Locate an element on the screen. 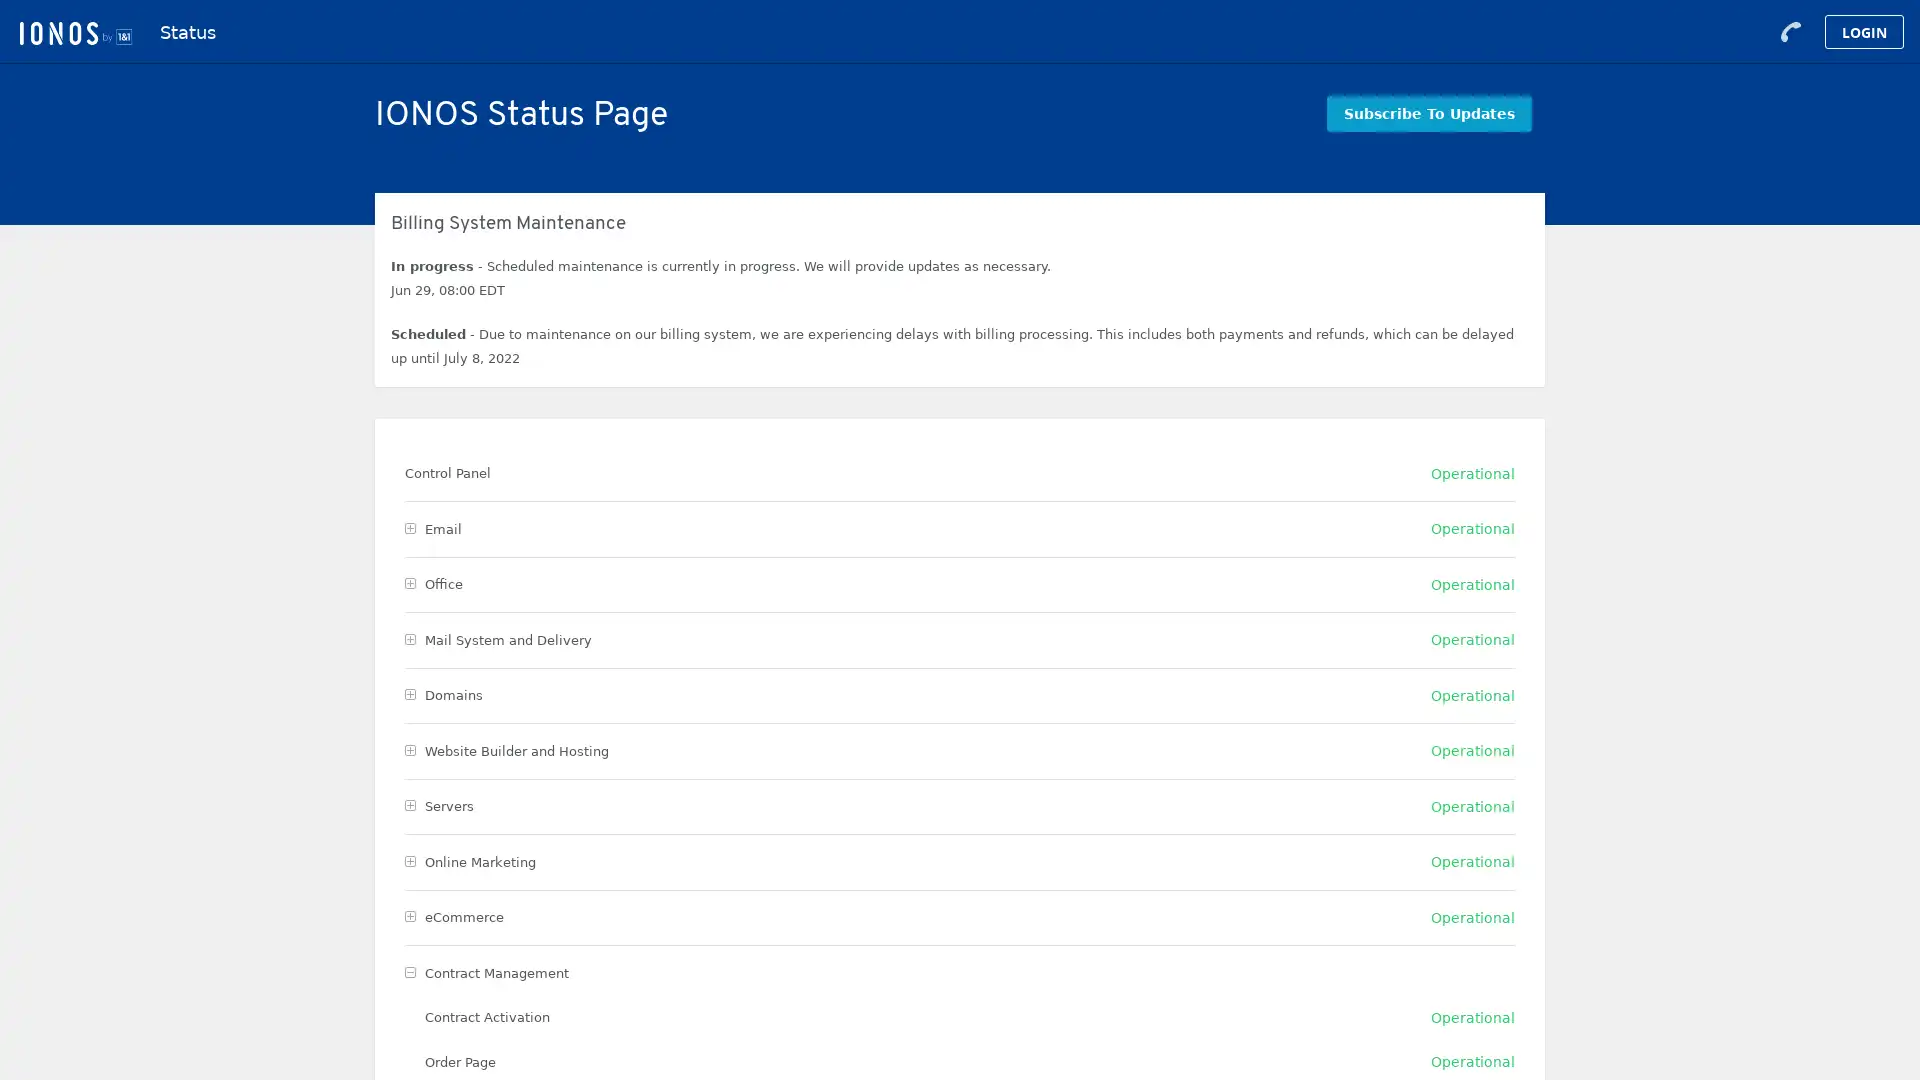 Image resolution: width=1920 pixels, height=1080 pixels. Toggle Mail System and Delivery is located at coordinates (409, 639).